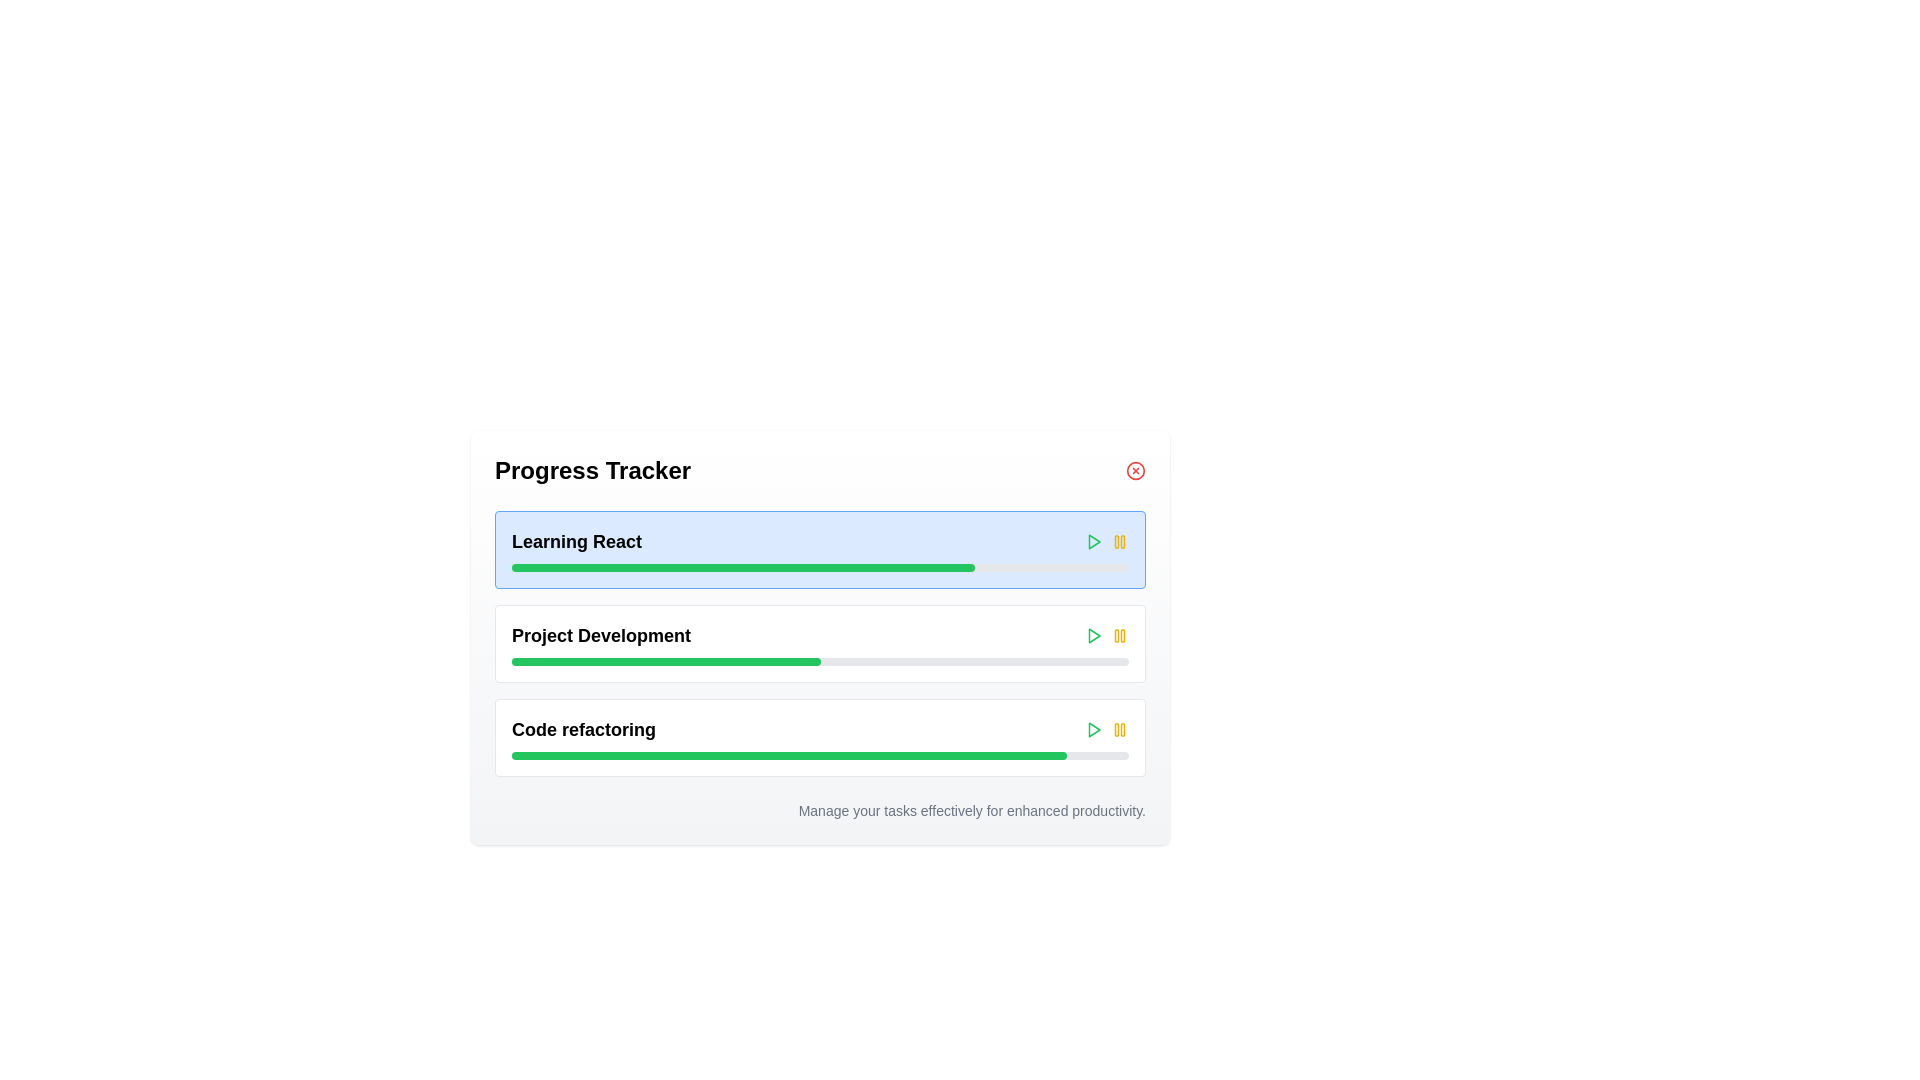 The height and width of the screenshot is (1080, 1920). Describe the element at coordinates (820, 756) in the screenshot. I see `the progress bar indicating the completion of the 'Code refactoring' task, located under the header 'Code refactoring' in the third section of the progress tracking list` at that location.